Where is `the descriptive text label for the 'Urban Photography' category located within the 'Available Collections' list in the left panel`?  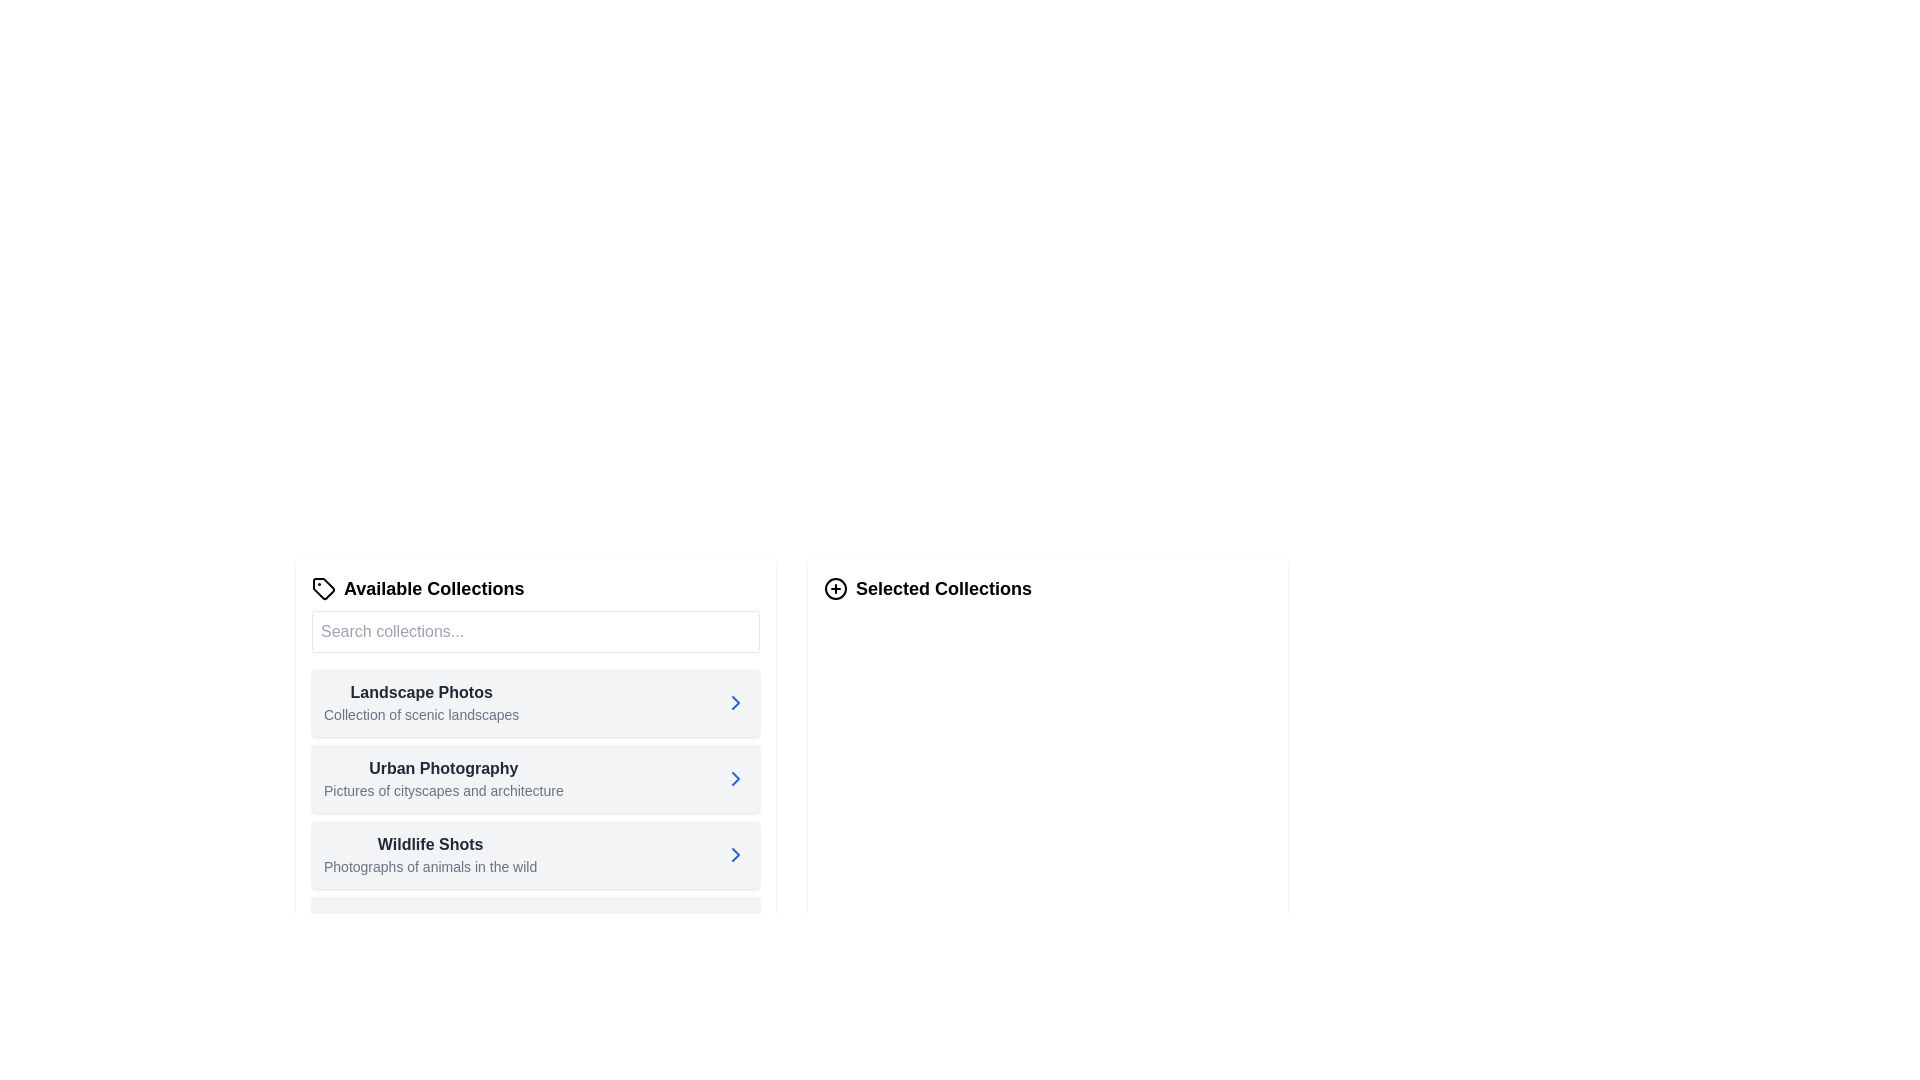 the descriptive text label for the 'Urban Photography' category located within the 'Available Collections' list in the left panel is located at coordinates (442, 778).